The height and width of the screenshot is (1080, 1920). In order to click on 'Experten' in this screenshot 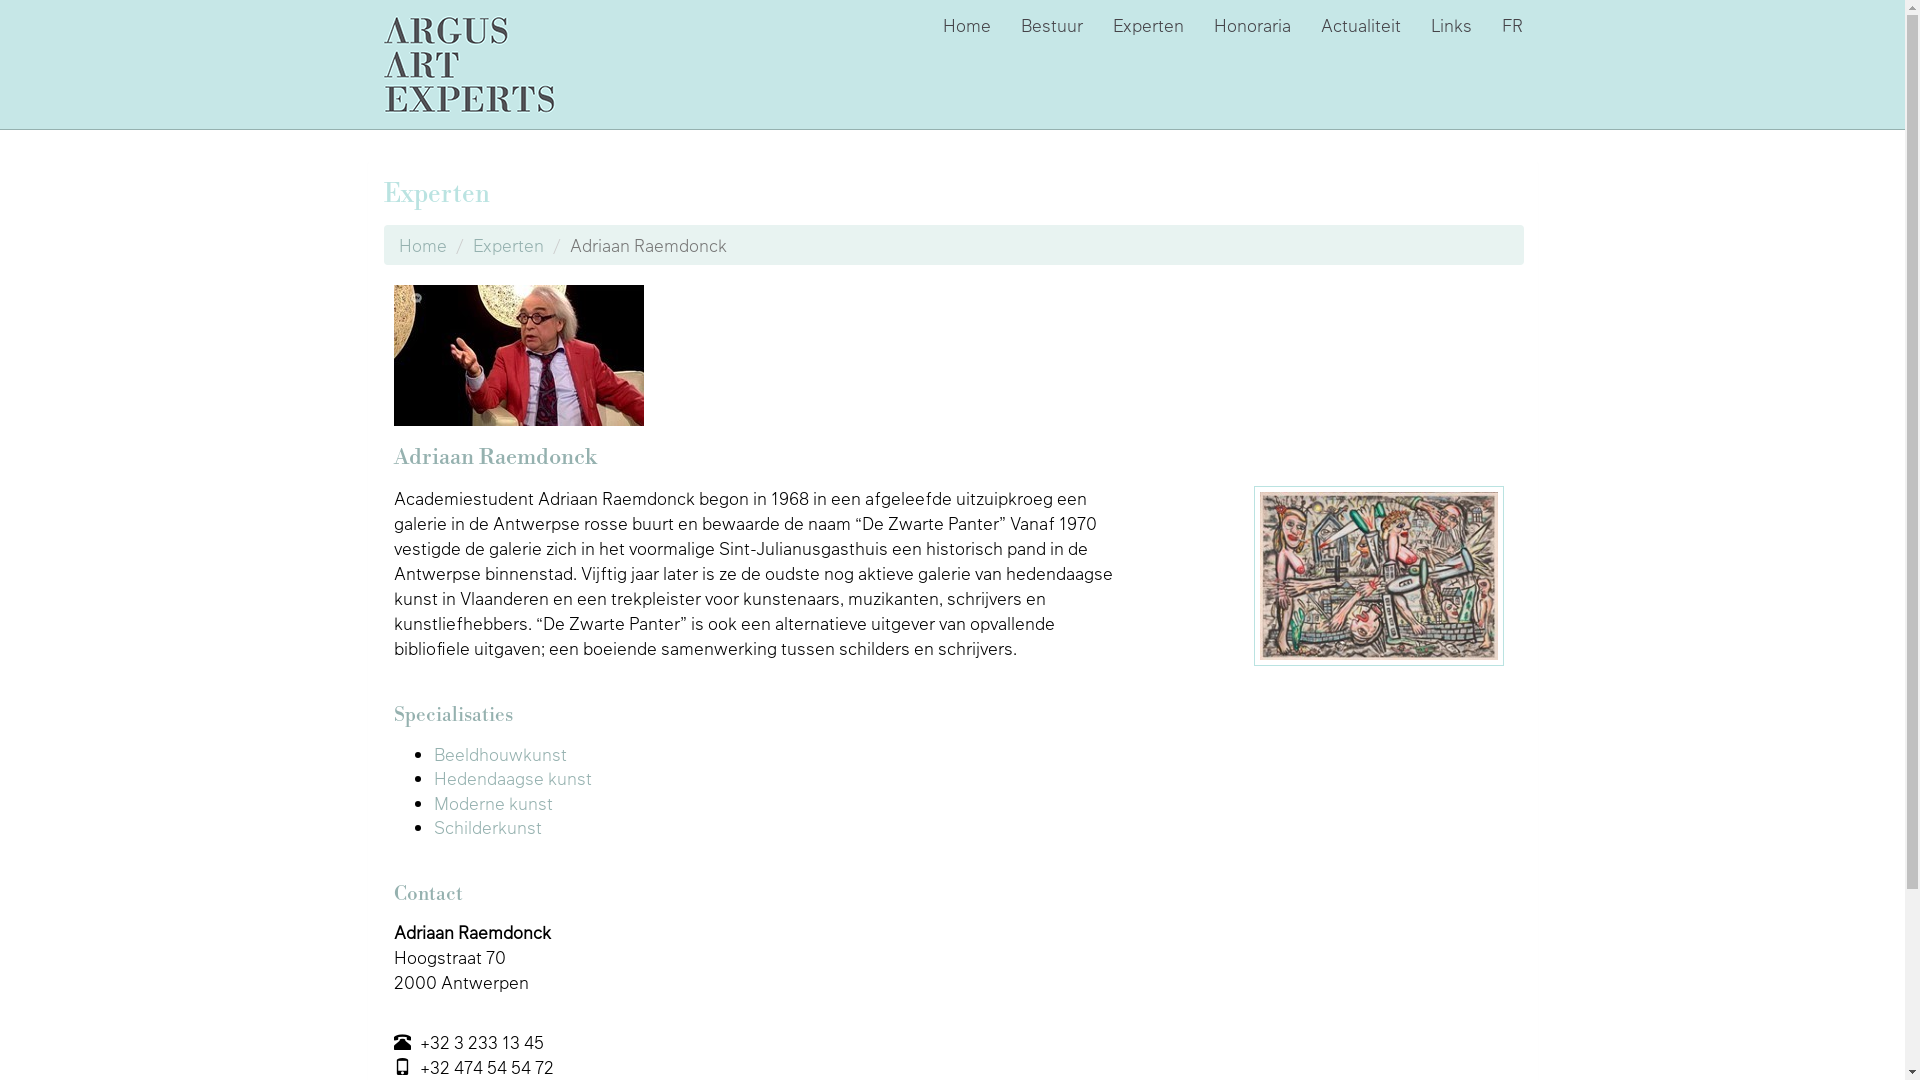, I will do `click(507, 242)`.